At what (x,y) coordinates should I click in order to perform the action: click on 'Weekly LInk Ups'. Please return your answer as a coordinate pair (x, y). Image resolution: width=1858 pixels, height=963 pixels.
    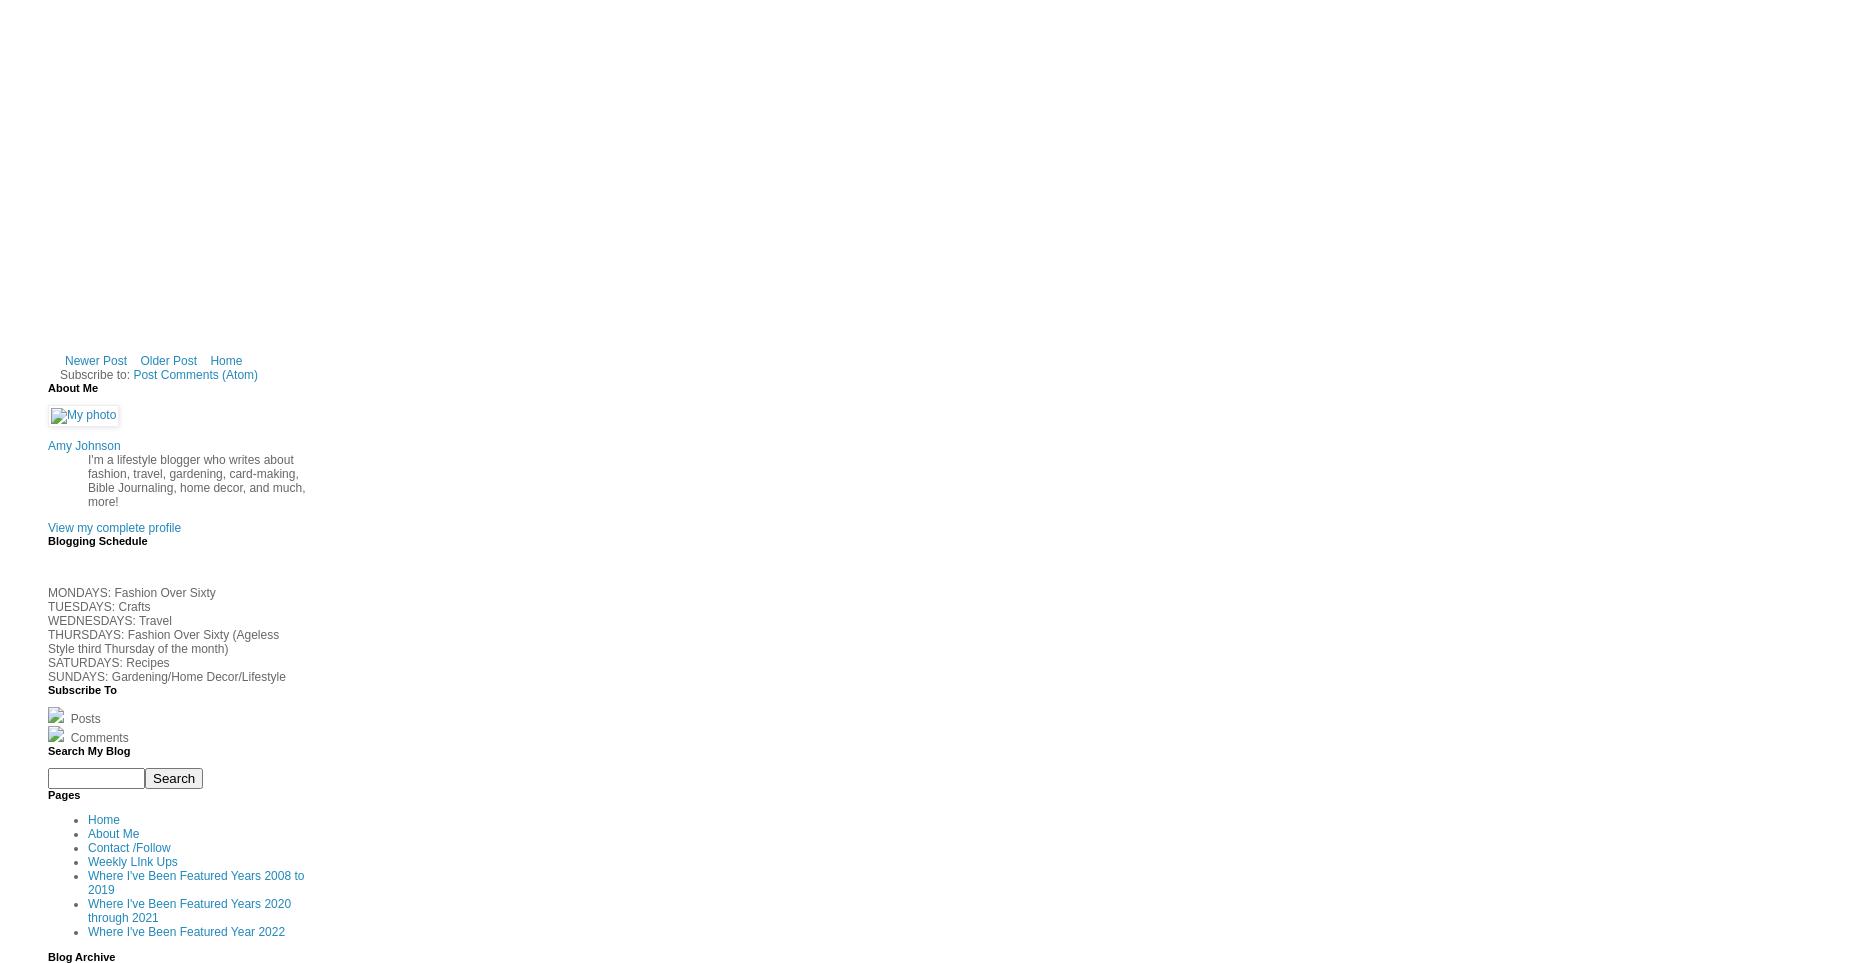
    Looking at the image, I should click on (132, 861).